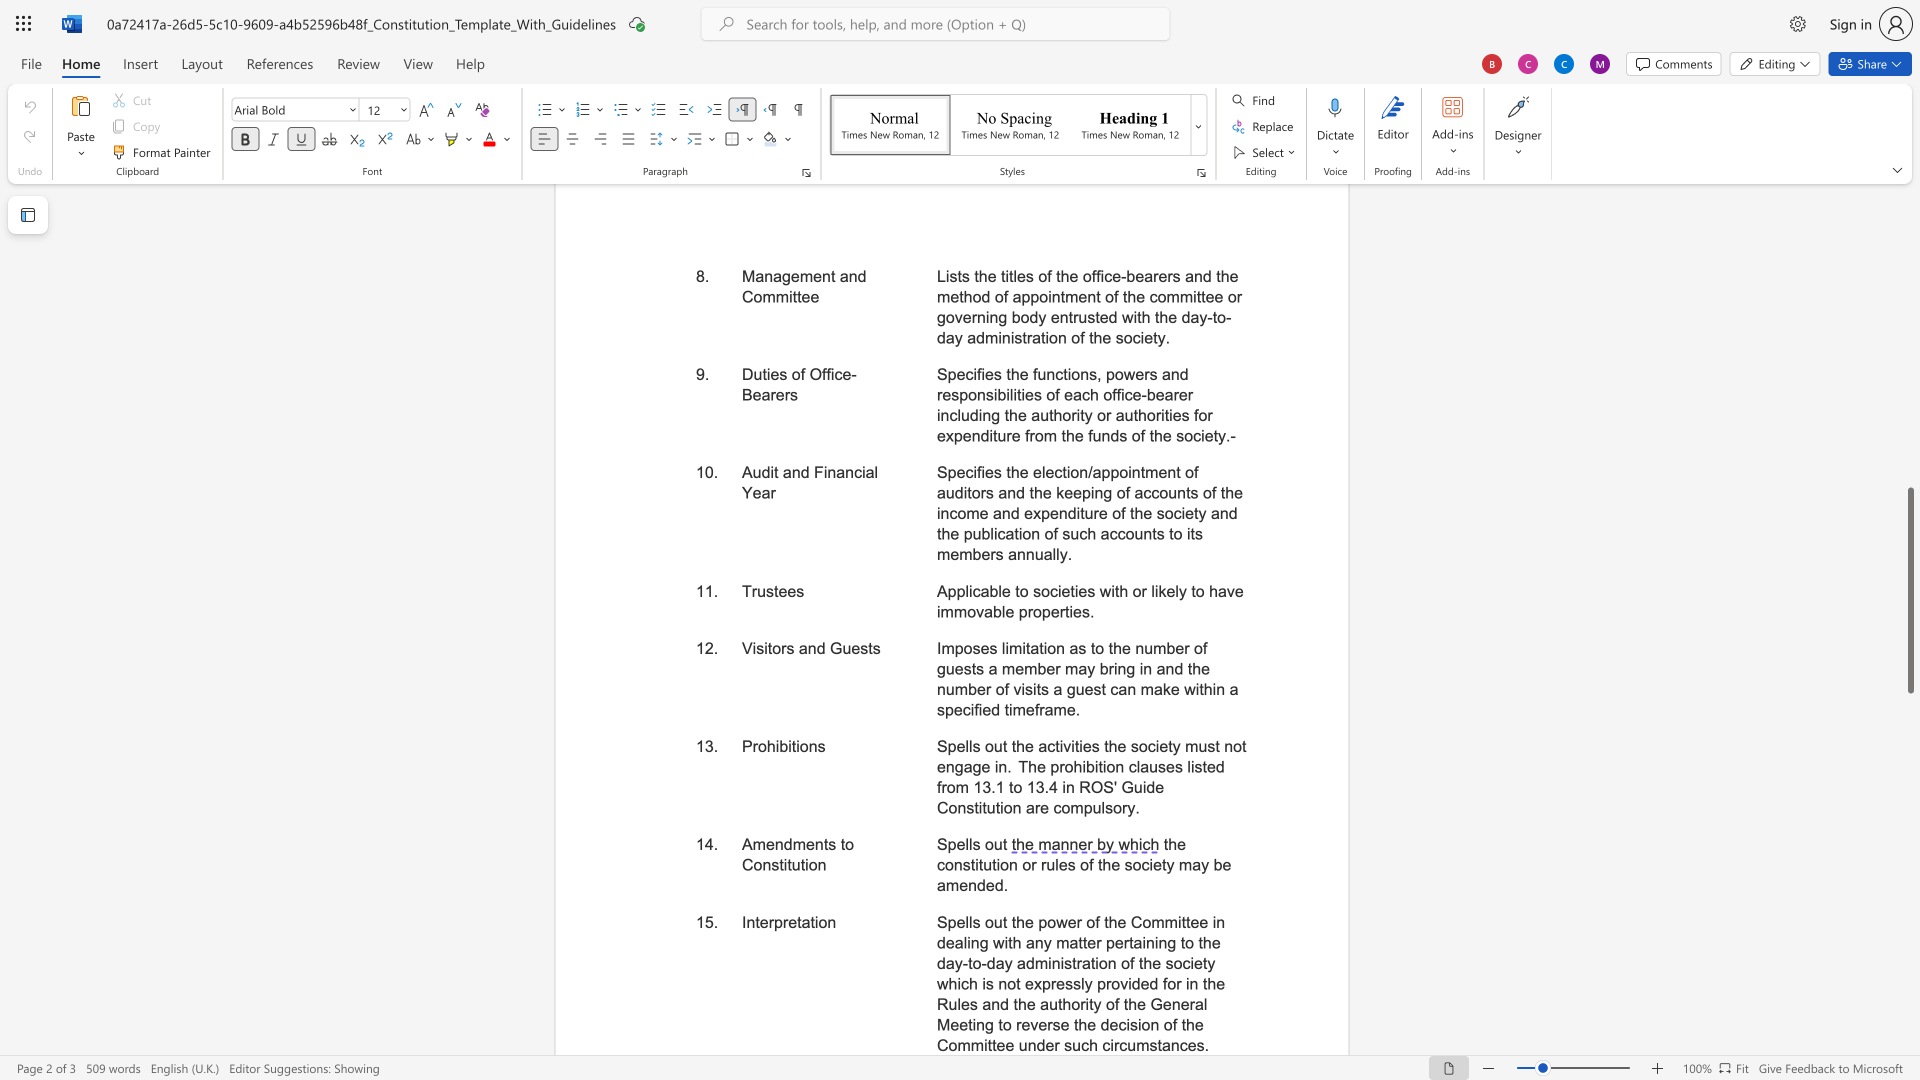 The width and height of the screenshot is (1920, 1080). I want to click on the scrollbar, so click(1909, 419).